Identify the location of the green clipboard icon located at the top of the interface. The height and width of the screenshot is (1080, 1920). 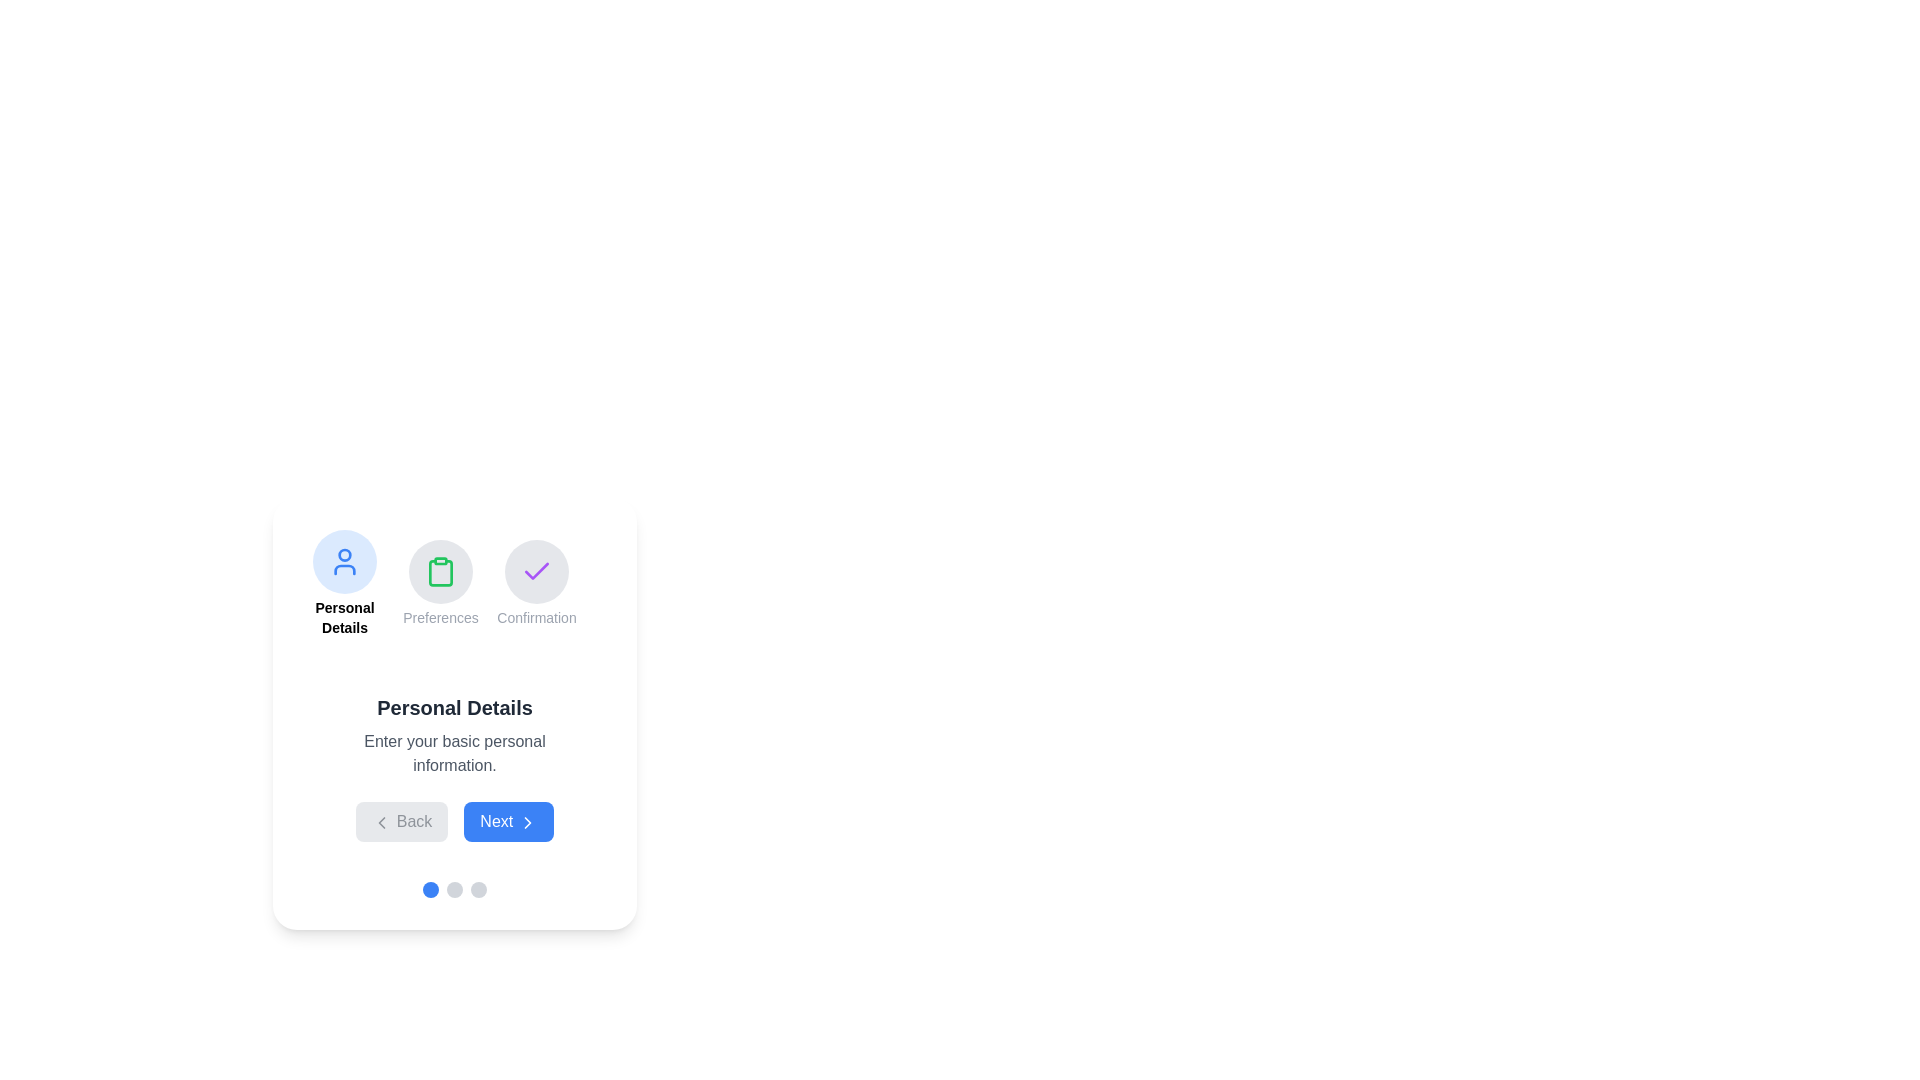
(440, 571).